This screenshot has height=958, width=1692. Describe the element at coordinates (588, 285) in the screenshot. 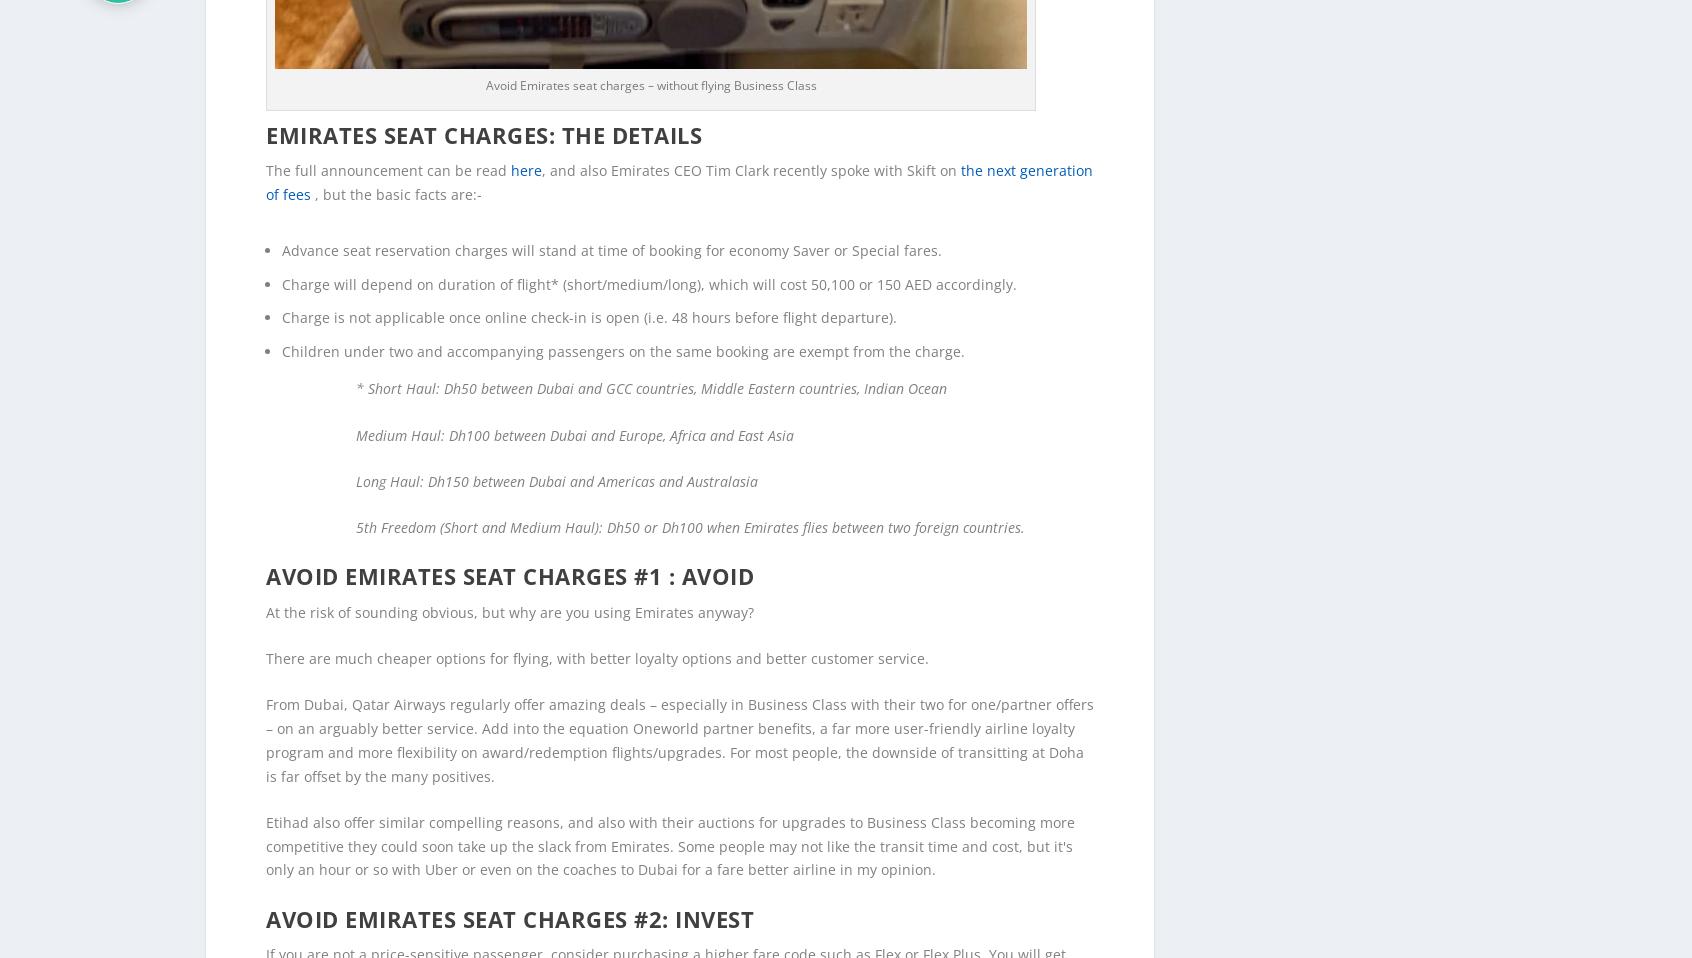

I see `'Charge is not applicable once online check-in is open (i.e. 48 hours before flight departure).'` at that location.